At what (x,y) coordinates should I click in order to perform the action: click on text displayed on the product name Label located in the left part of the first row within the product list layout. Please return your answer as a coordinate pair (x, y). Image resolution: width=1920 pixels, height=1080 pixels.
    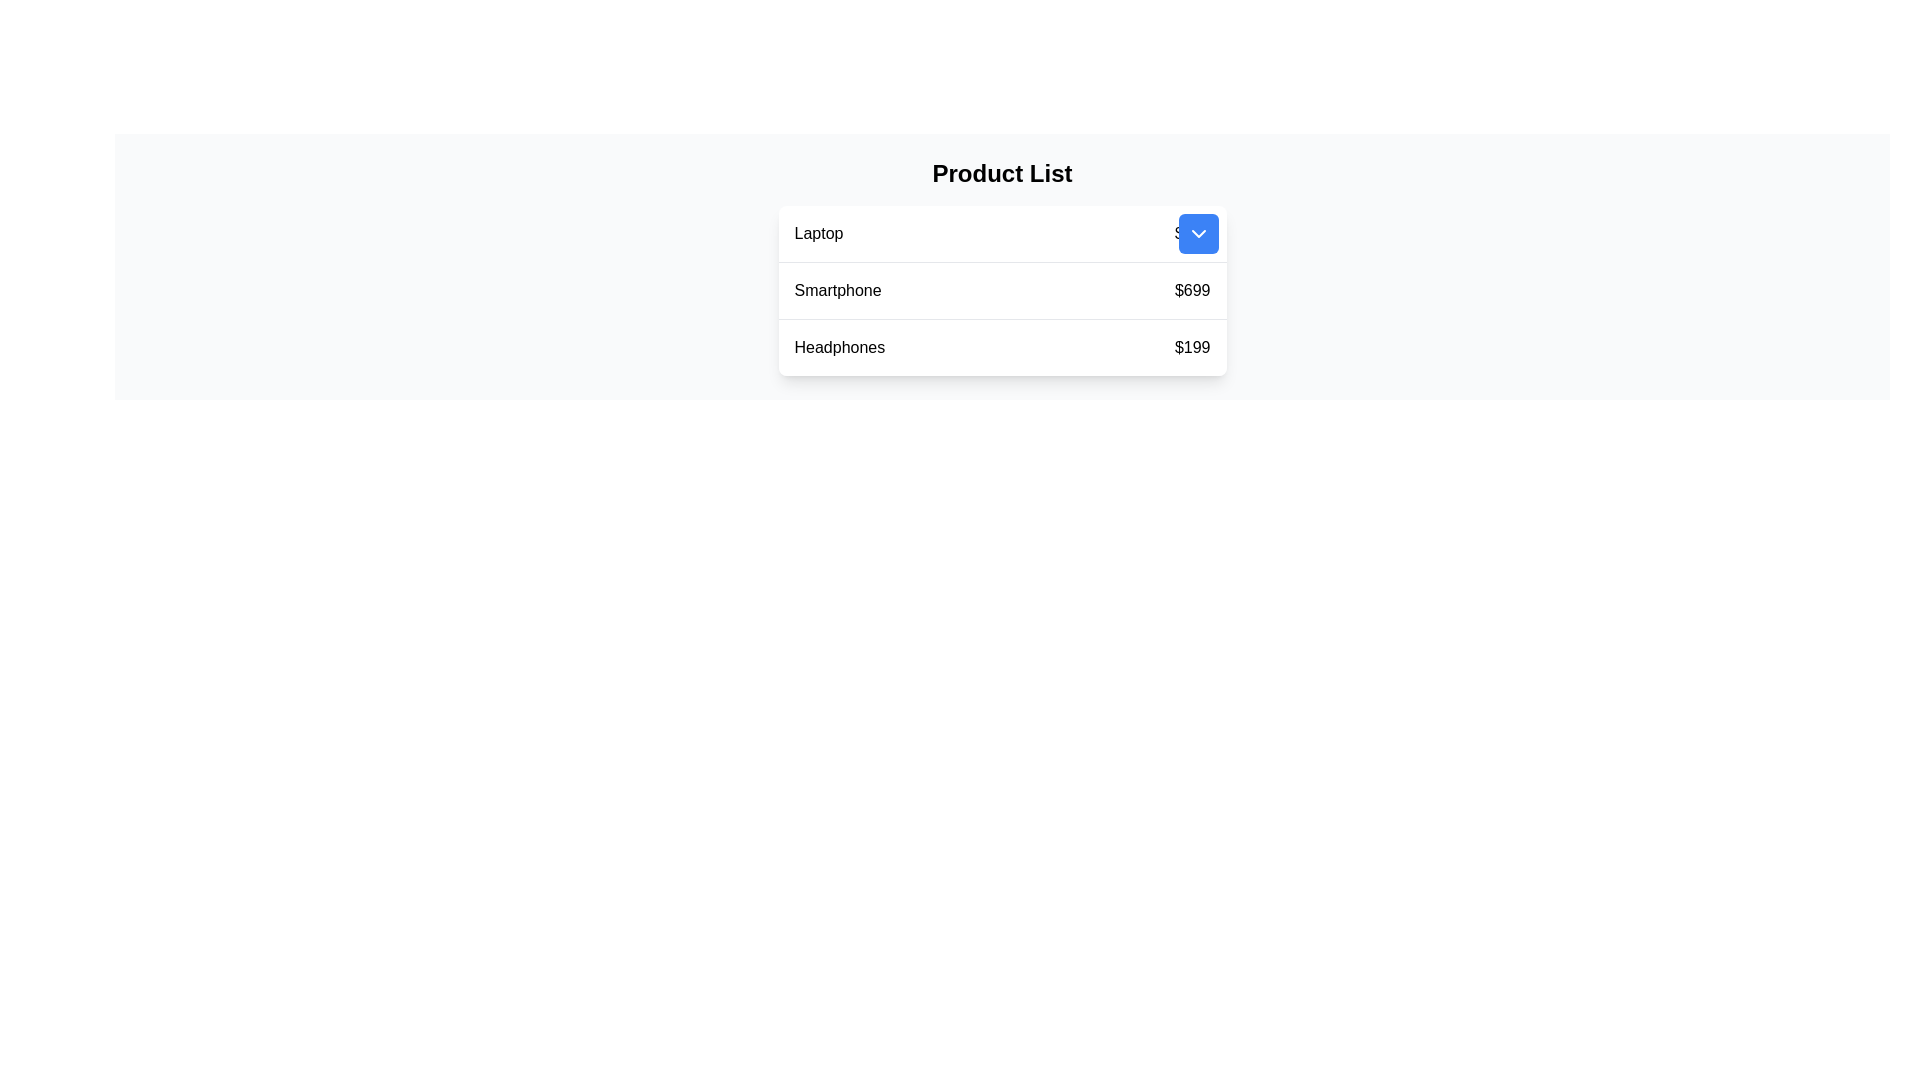
    Looking at the image, I should click on (818, 233).